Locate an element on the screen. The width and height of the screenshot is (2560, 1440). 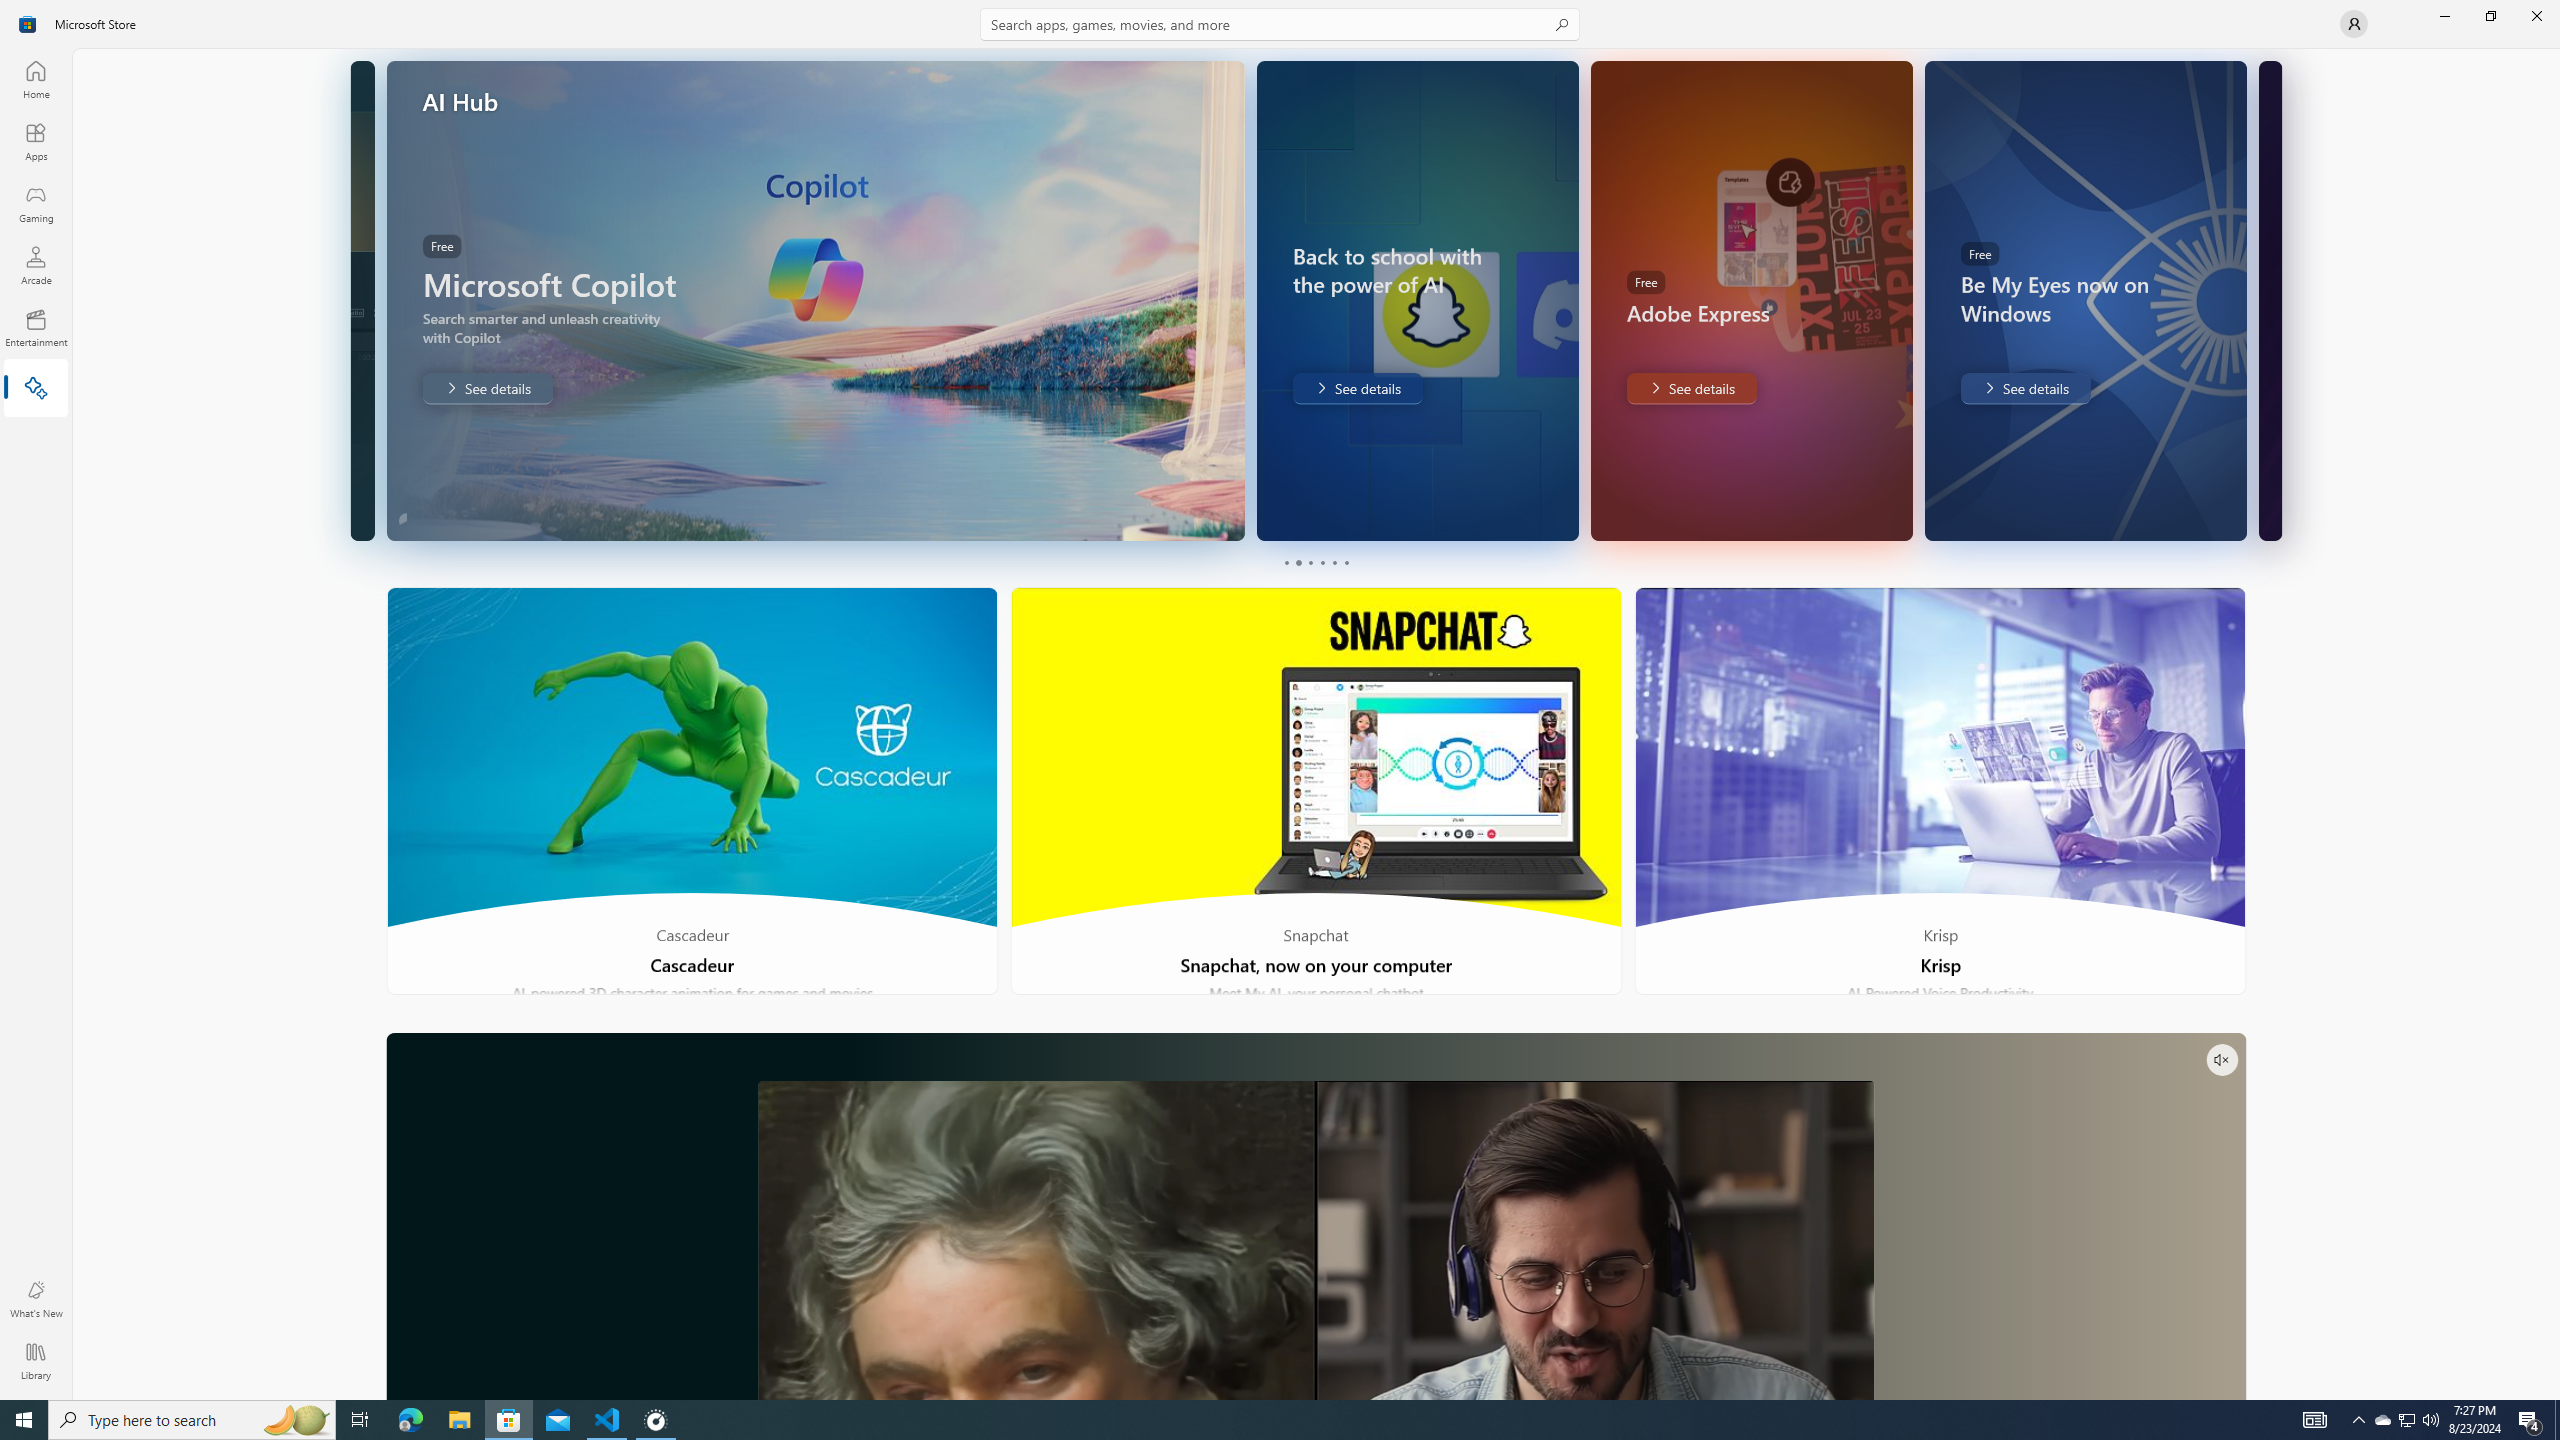
'Snapchat, now on your computer' is located at coordinates (1316, 790).